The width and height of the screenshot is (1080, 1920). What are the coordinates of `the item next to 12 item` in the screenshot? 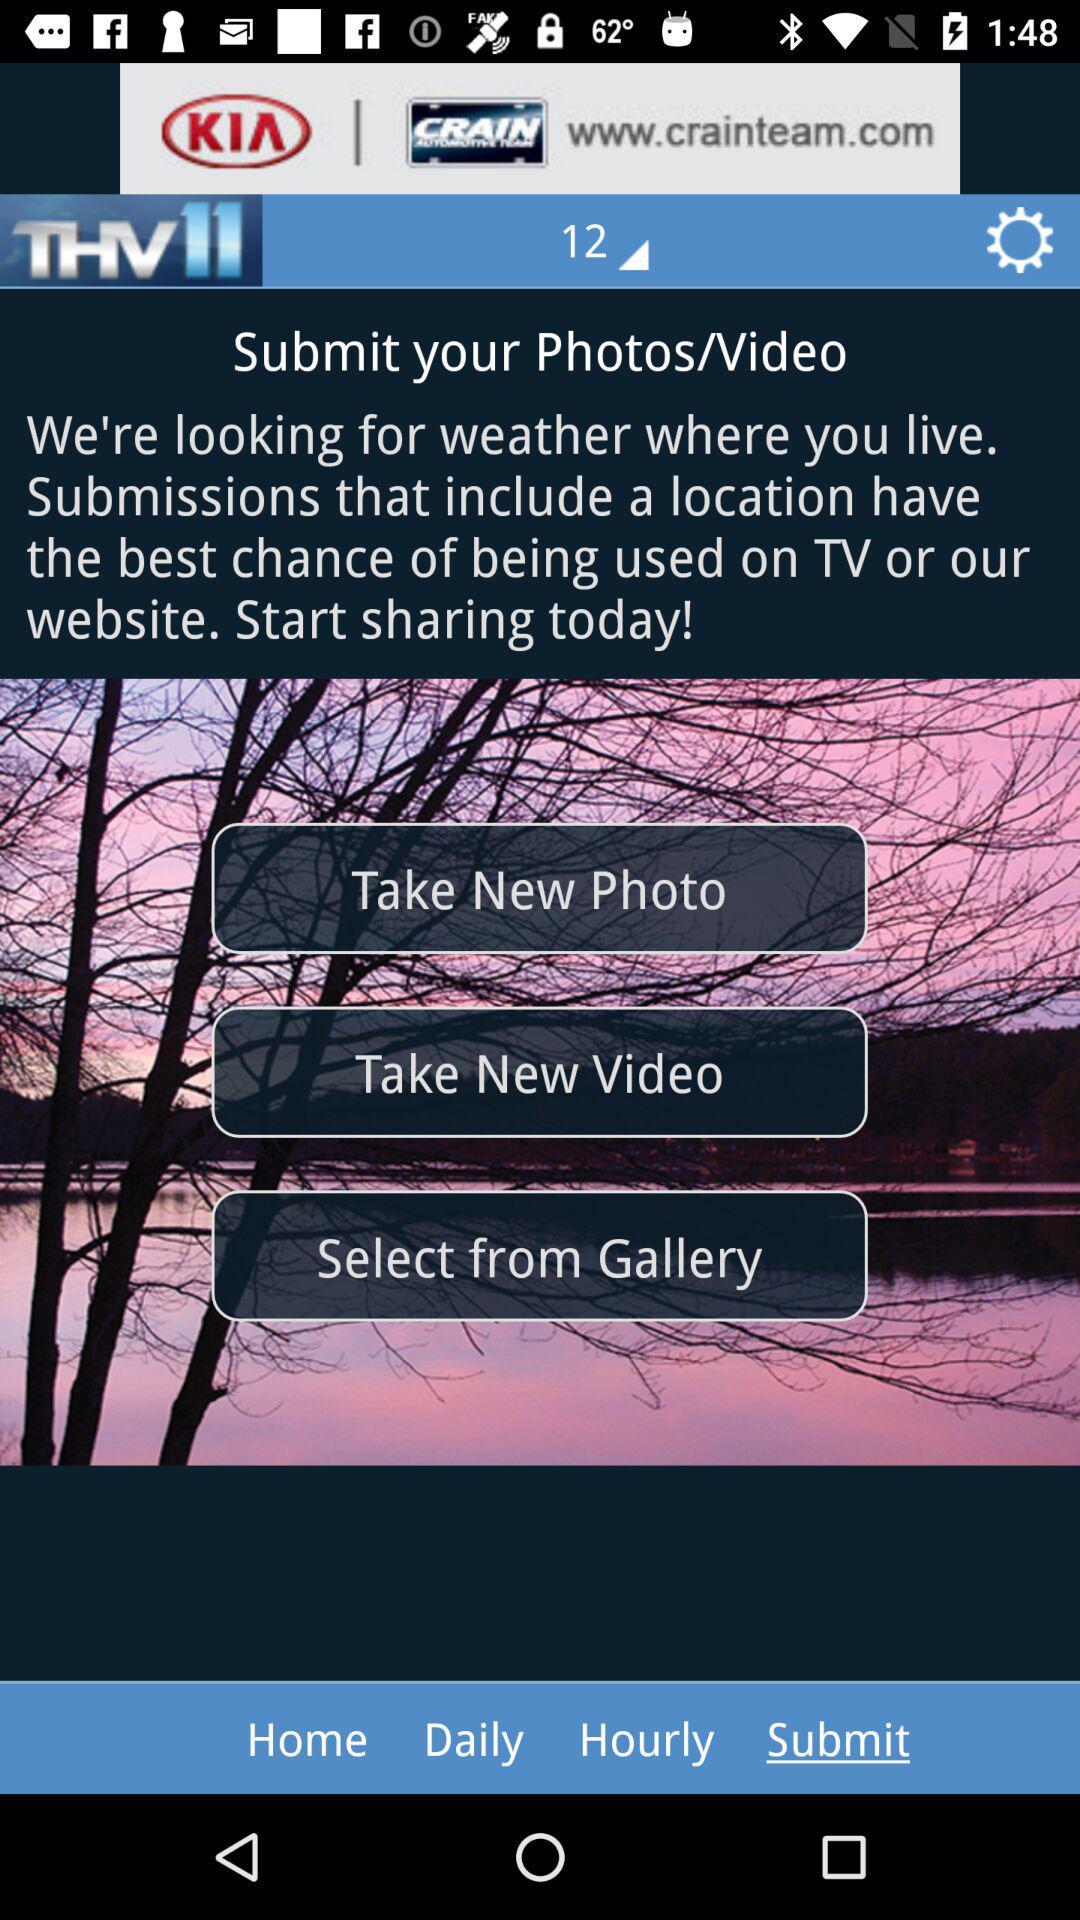 It's located at (131, 240).